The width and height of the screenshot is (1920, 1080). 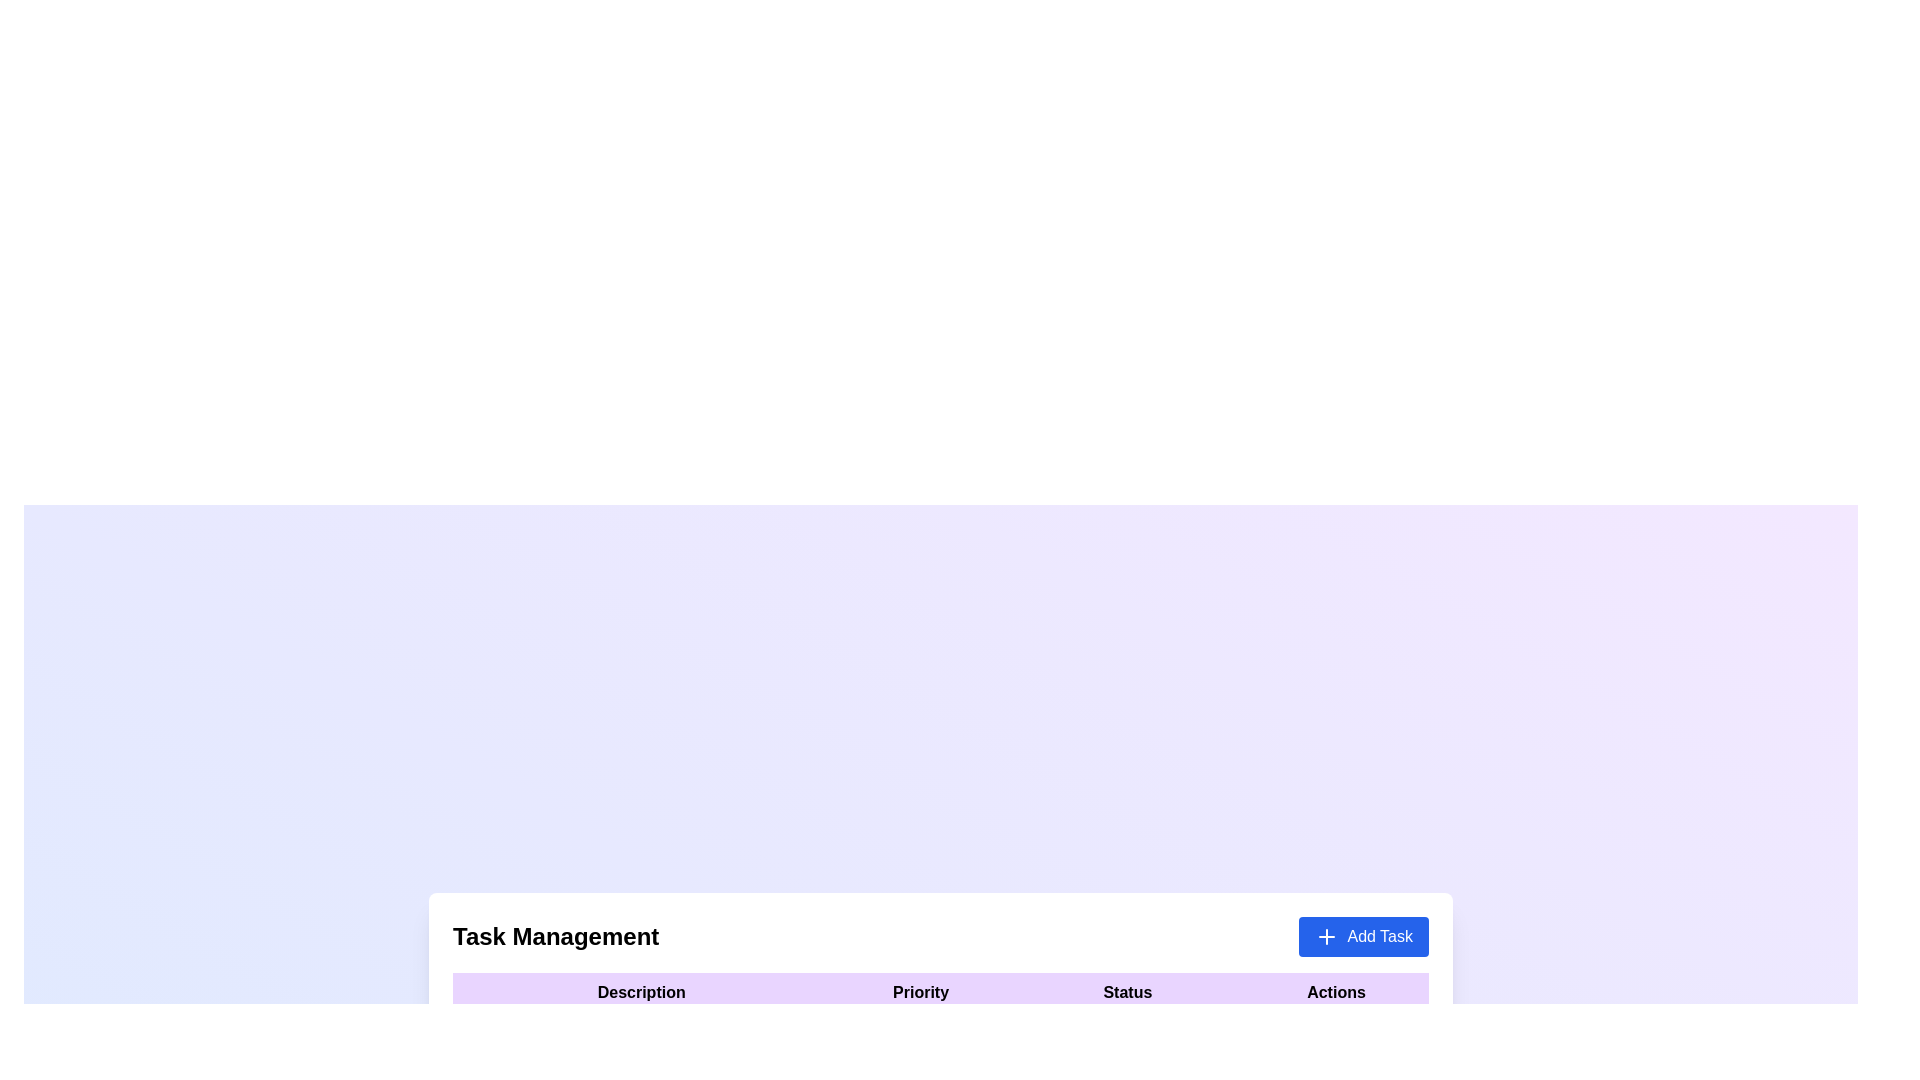 I want to click on the 'Add Task' button, which has white text on a blue background and is located at the far right of the 'Task Management' bar, so click(x=1362, y=937).